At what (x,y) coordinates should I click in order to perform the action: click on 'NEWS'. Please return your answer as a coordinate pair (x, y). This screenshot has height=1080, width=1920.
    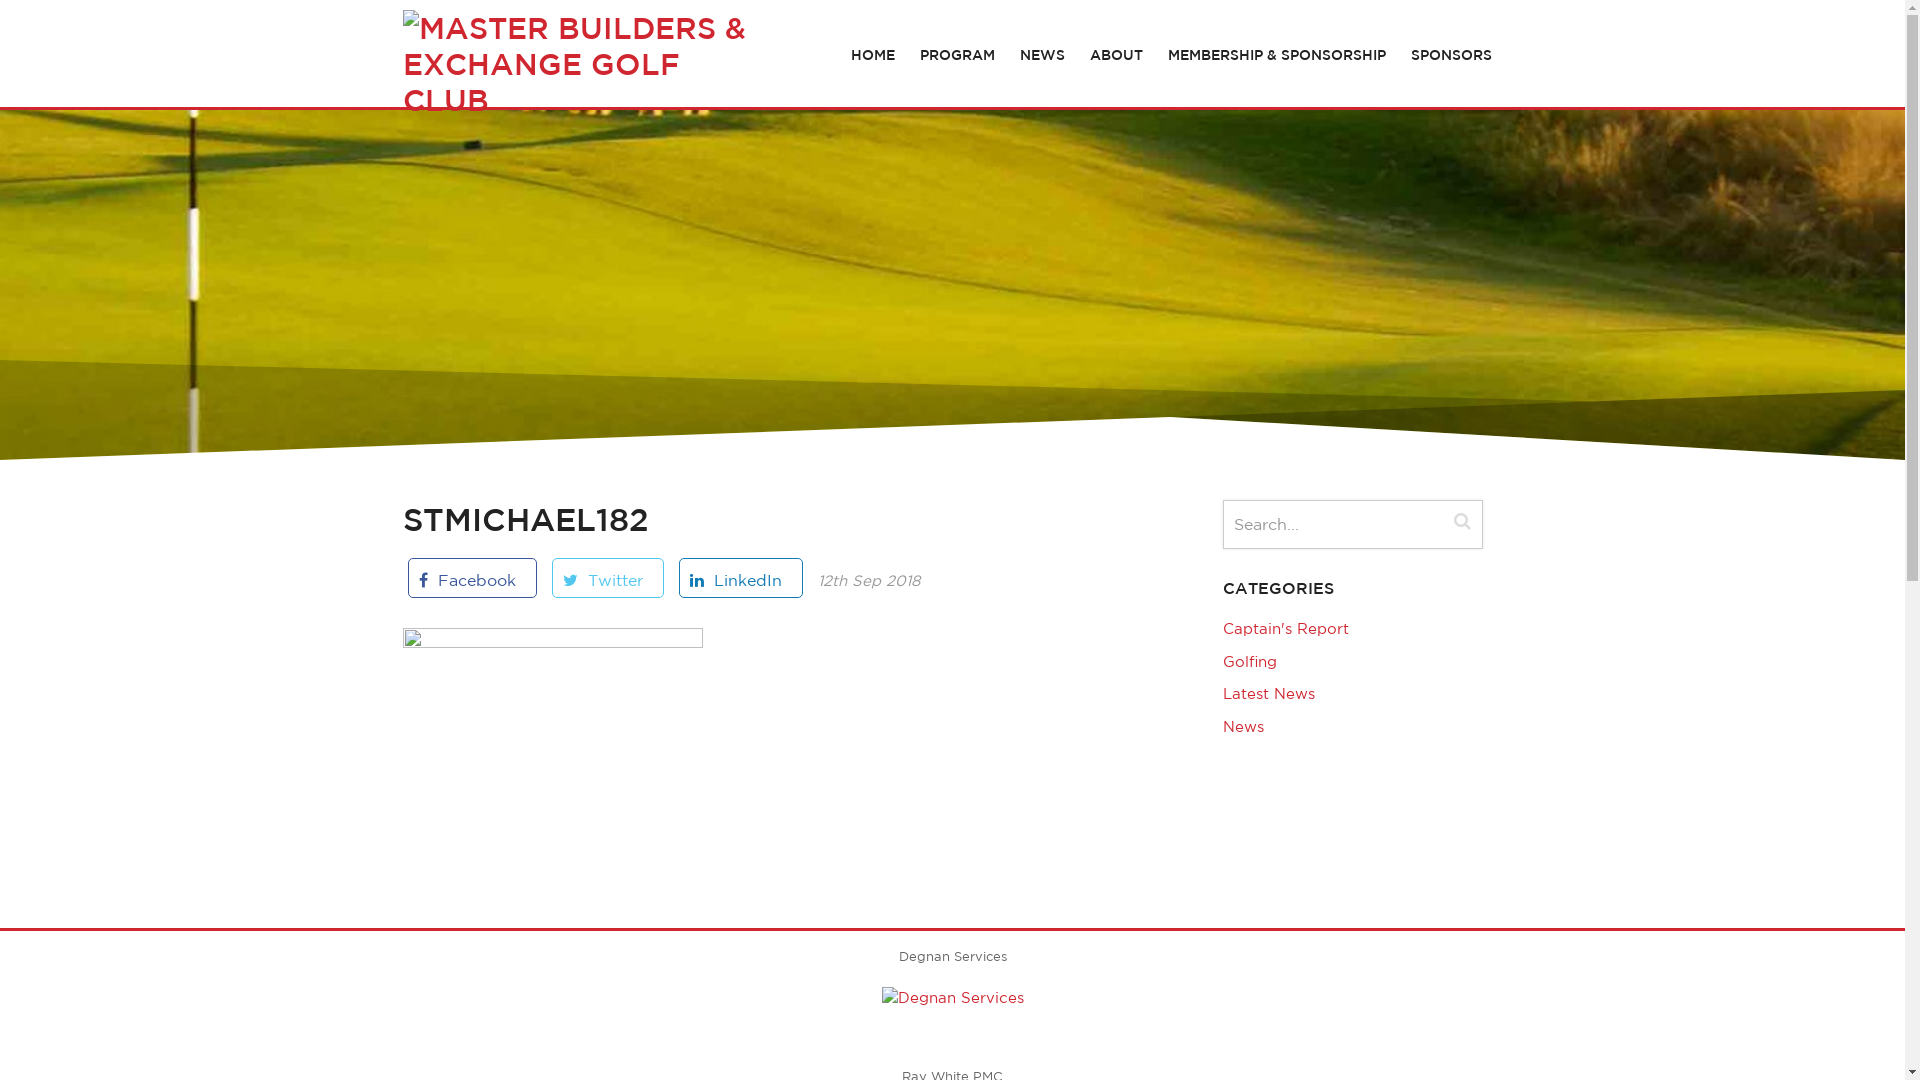
    Looking at the image, I should click on (1041, 53).